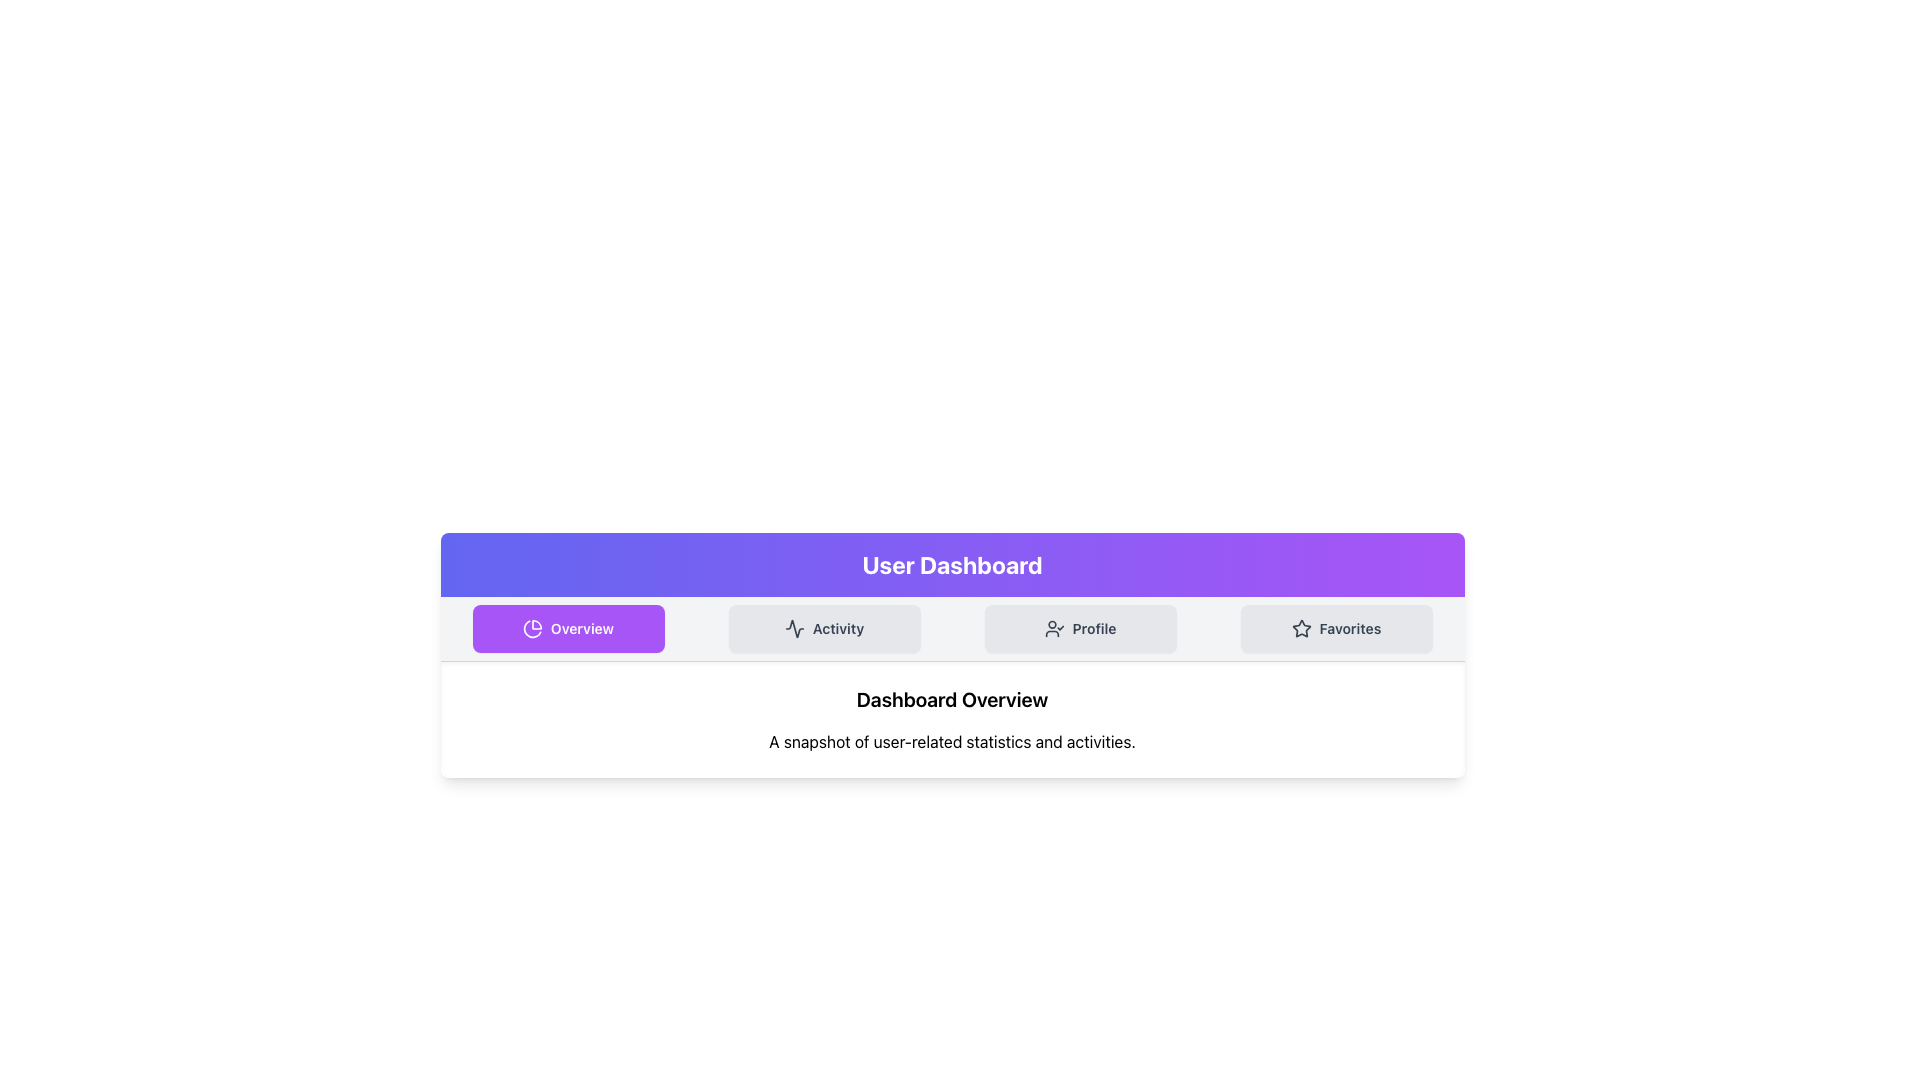 Image resolution: width=1920 pixels, height=1080 pixels. Describe the element at coordinates (951, 564) in the screenshot. I see `the static header element displaying 'User Dashboard' with a gradient background from indigo to purple` at that location.